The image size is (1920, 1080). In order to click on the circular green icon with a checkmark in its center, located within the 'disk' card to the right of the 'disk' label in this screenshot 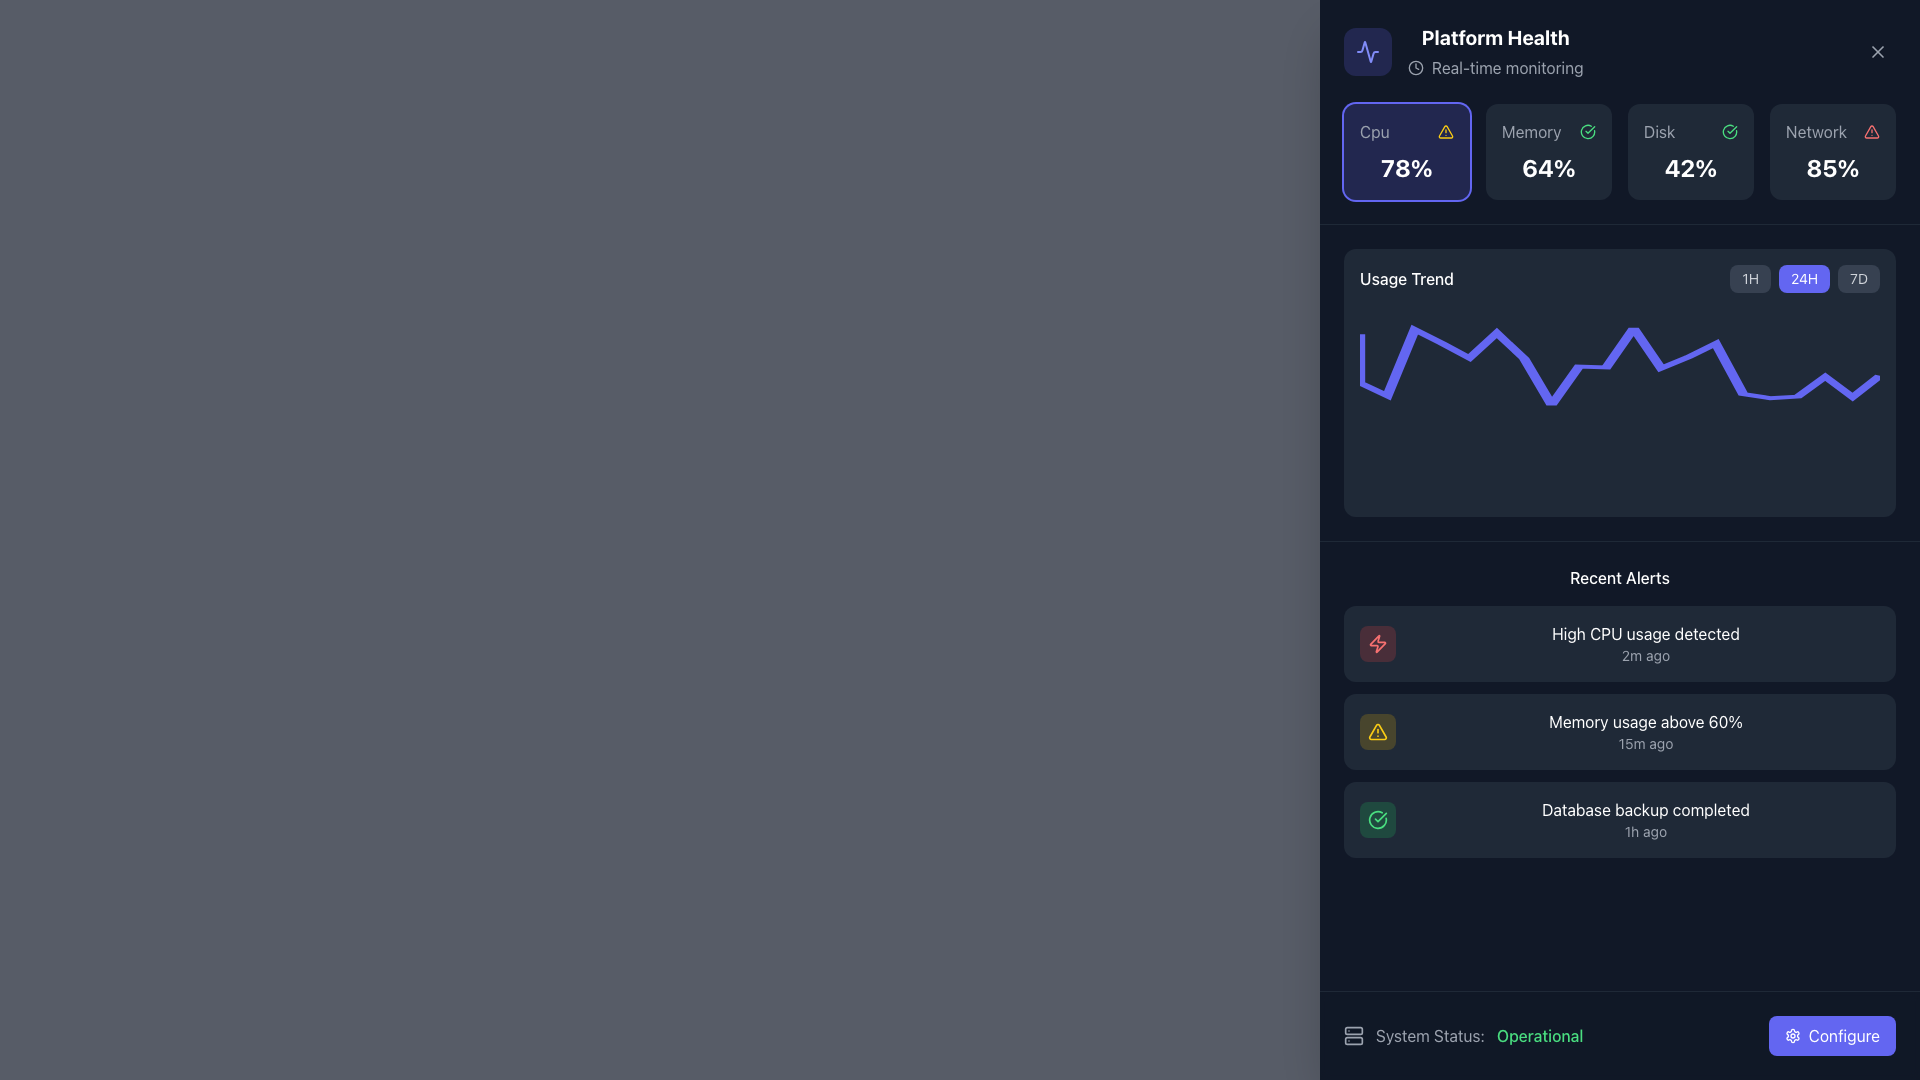, I will do `click(1728, 131)`.